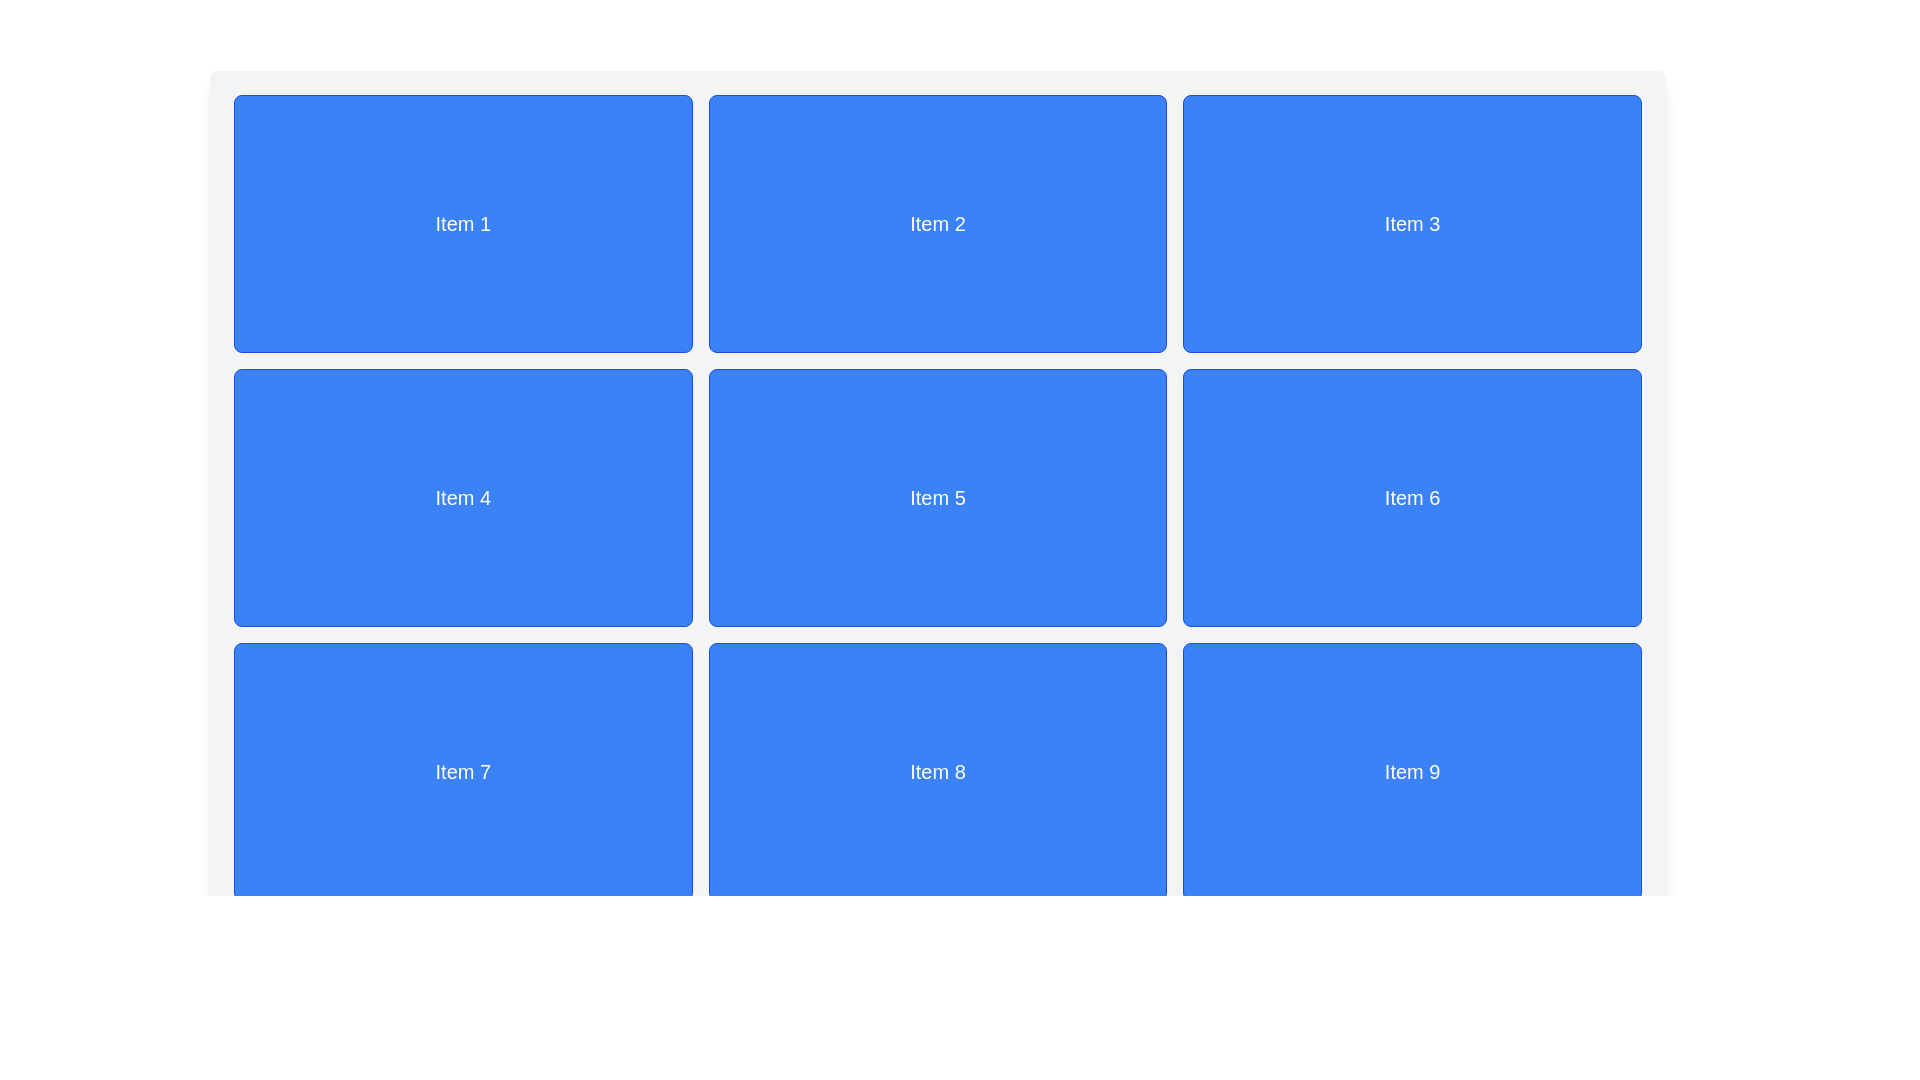 The height and width of the screenshot is (1080, 1920). What do you see at coordinates (253, 937) in the screenshot?
I see `the disabled left navigation button in the pagination setup, located at the bottom-left corner of the pagination row` at bounding box center [253, 937].